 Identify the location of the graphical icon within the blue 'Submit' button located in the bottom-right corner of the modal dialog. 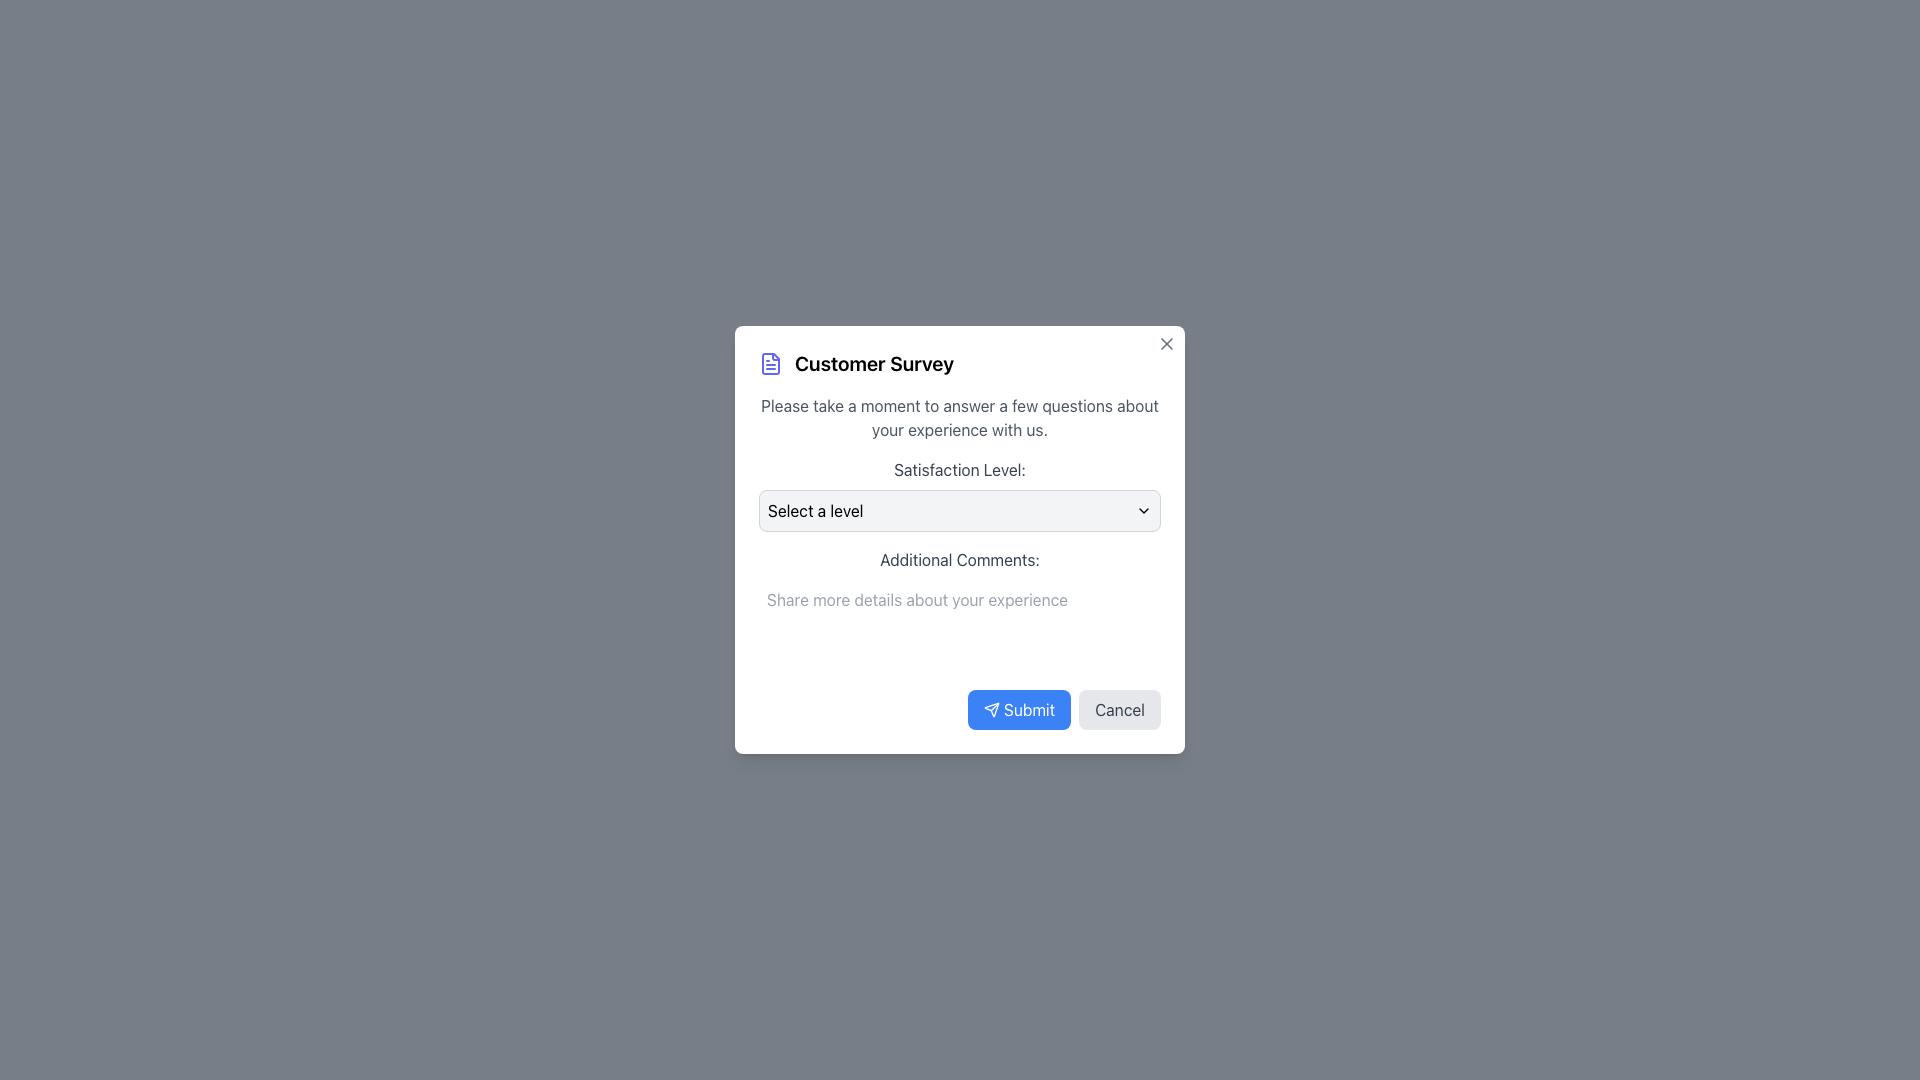
(991, 708).